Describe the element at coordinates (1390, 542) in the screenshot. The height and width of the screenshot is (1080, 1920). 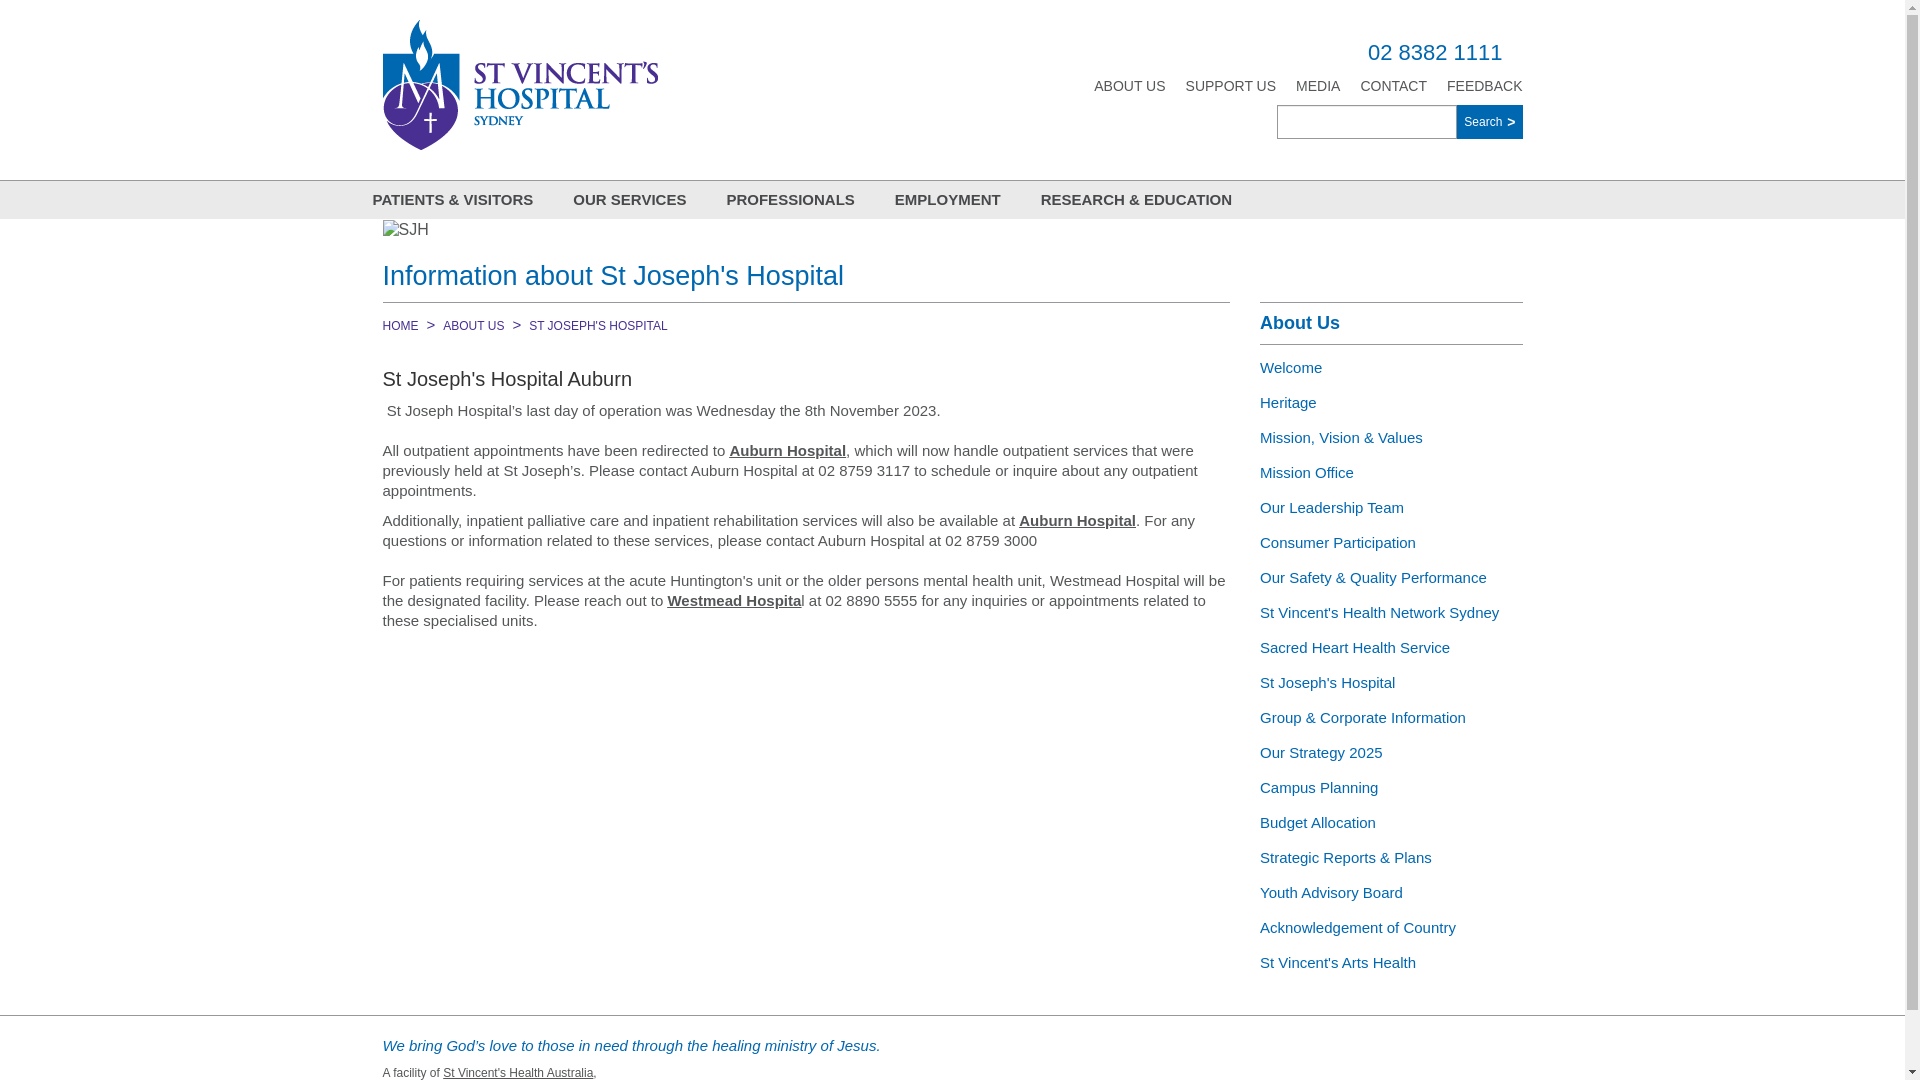
I see `'Consumer Participation'` at that location.